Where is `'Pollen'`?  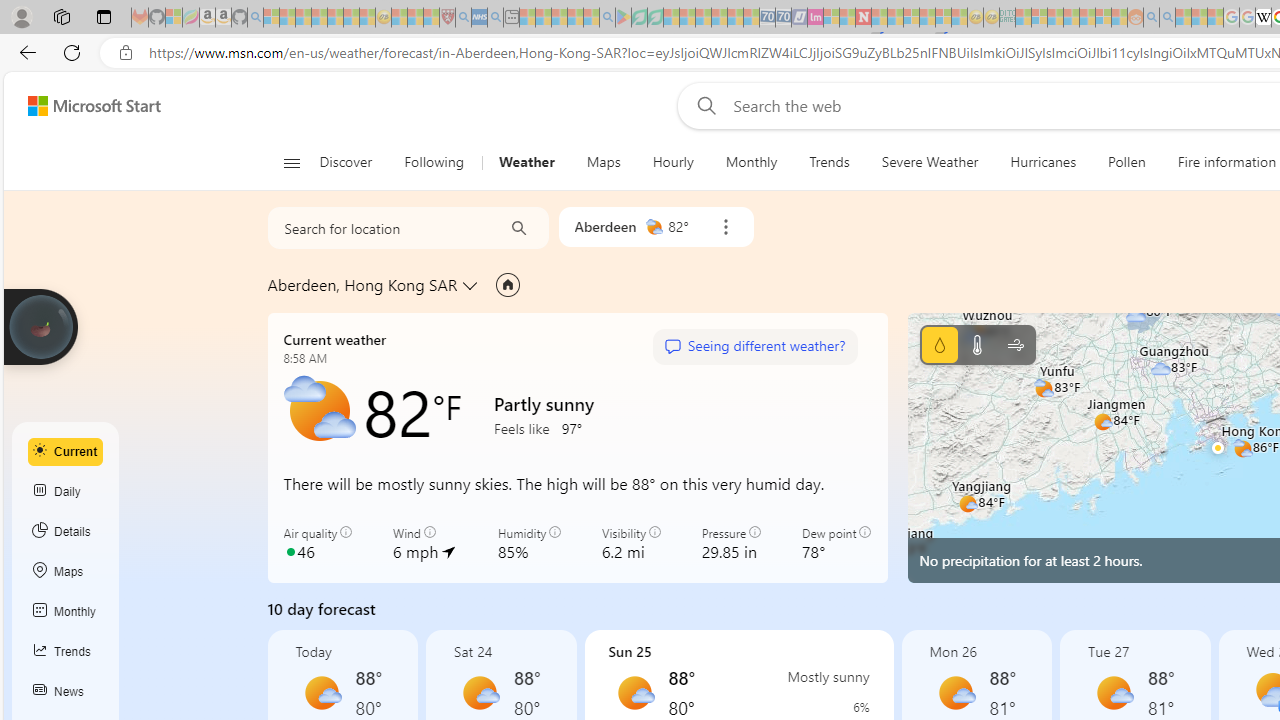 'Pollen' is located at coordinates (1127, 162).